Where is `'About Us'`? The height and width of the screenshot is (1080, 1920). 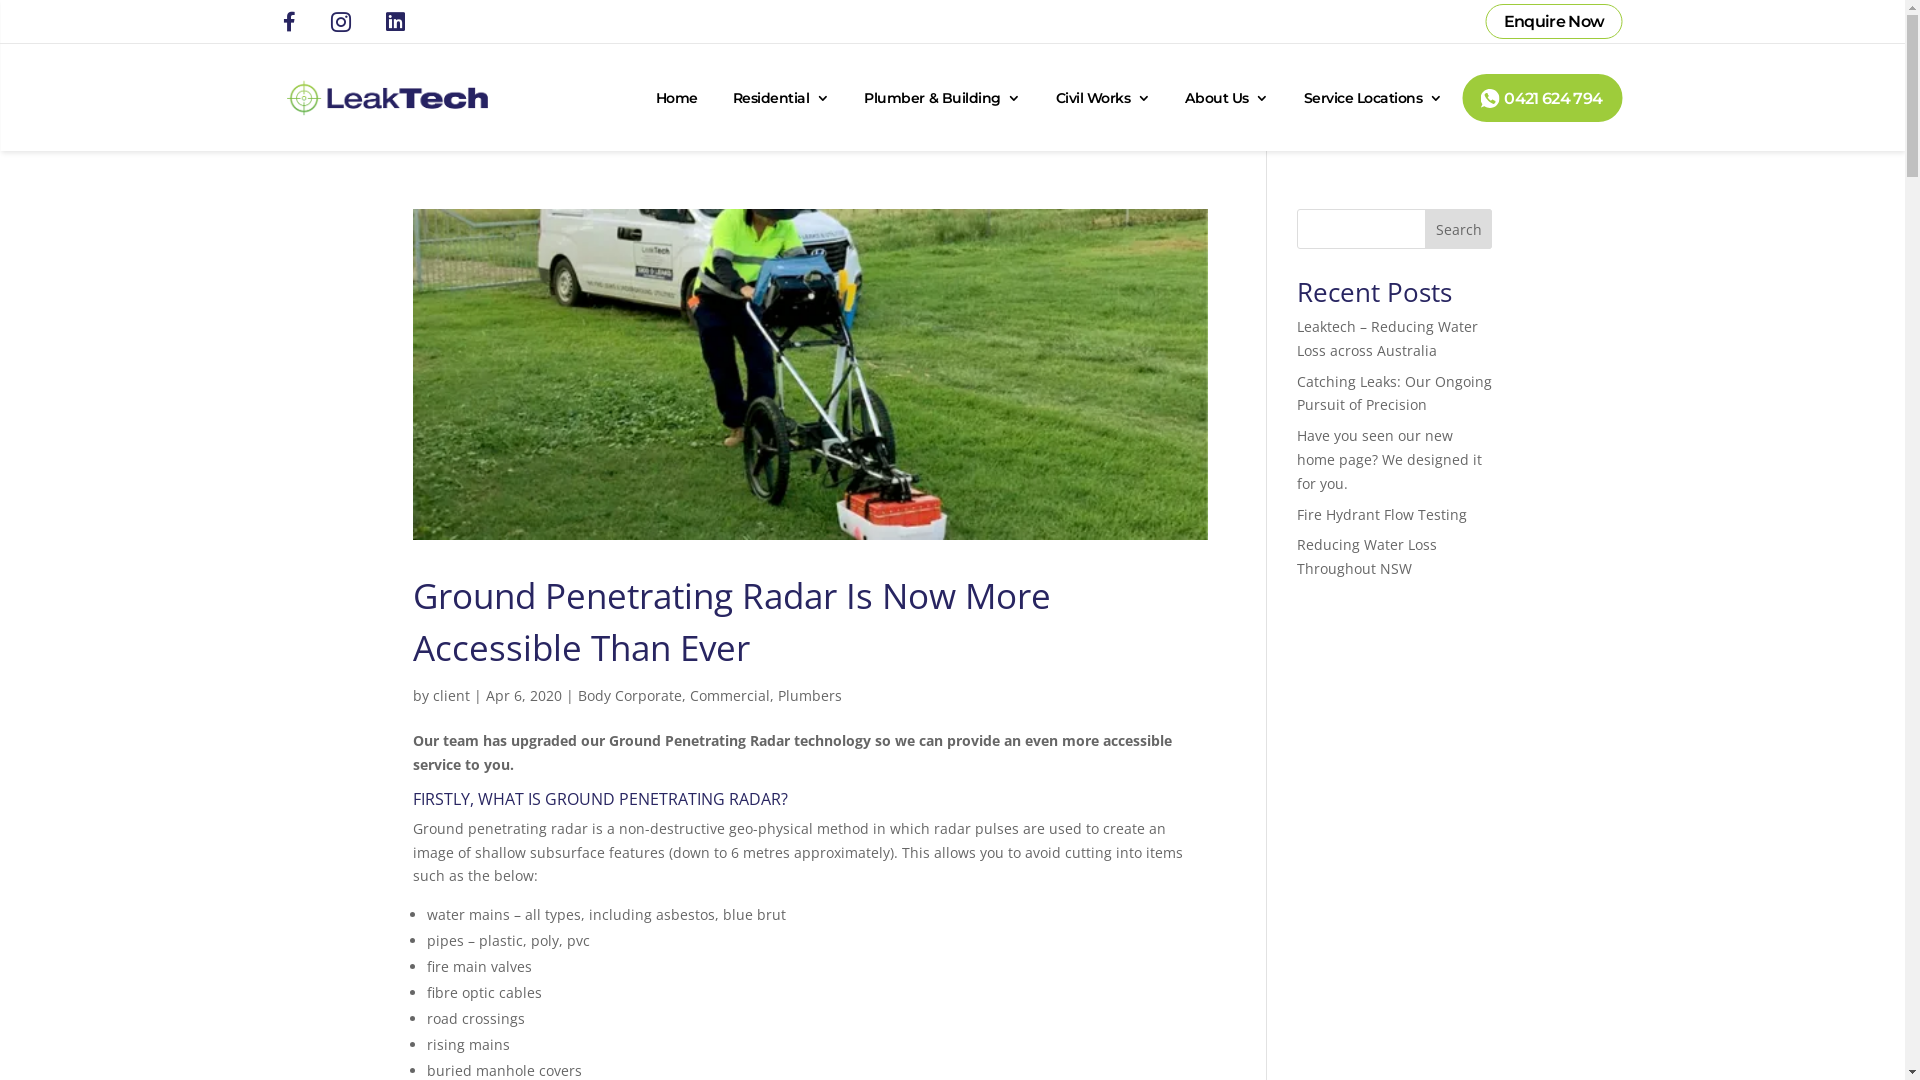 'About Us' is located at coordinates (1225, 97).